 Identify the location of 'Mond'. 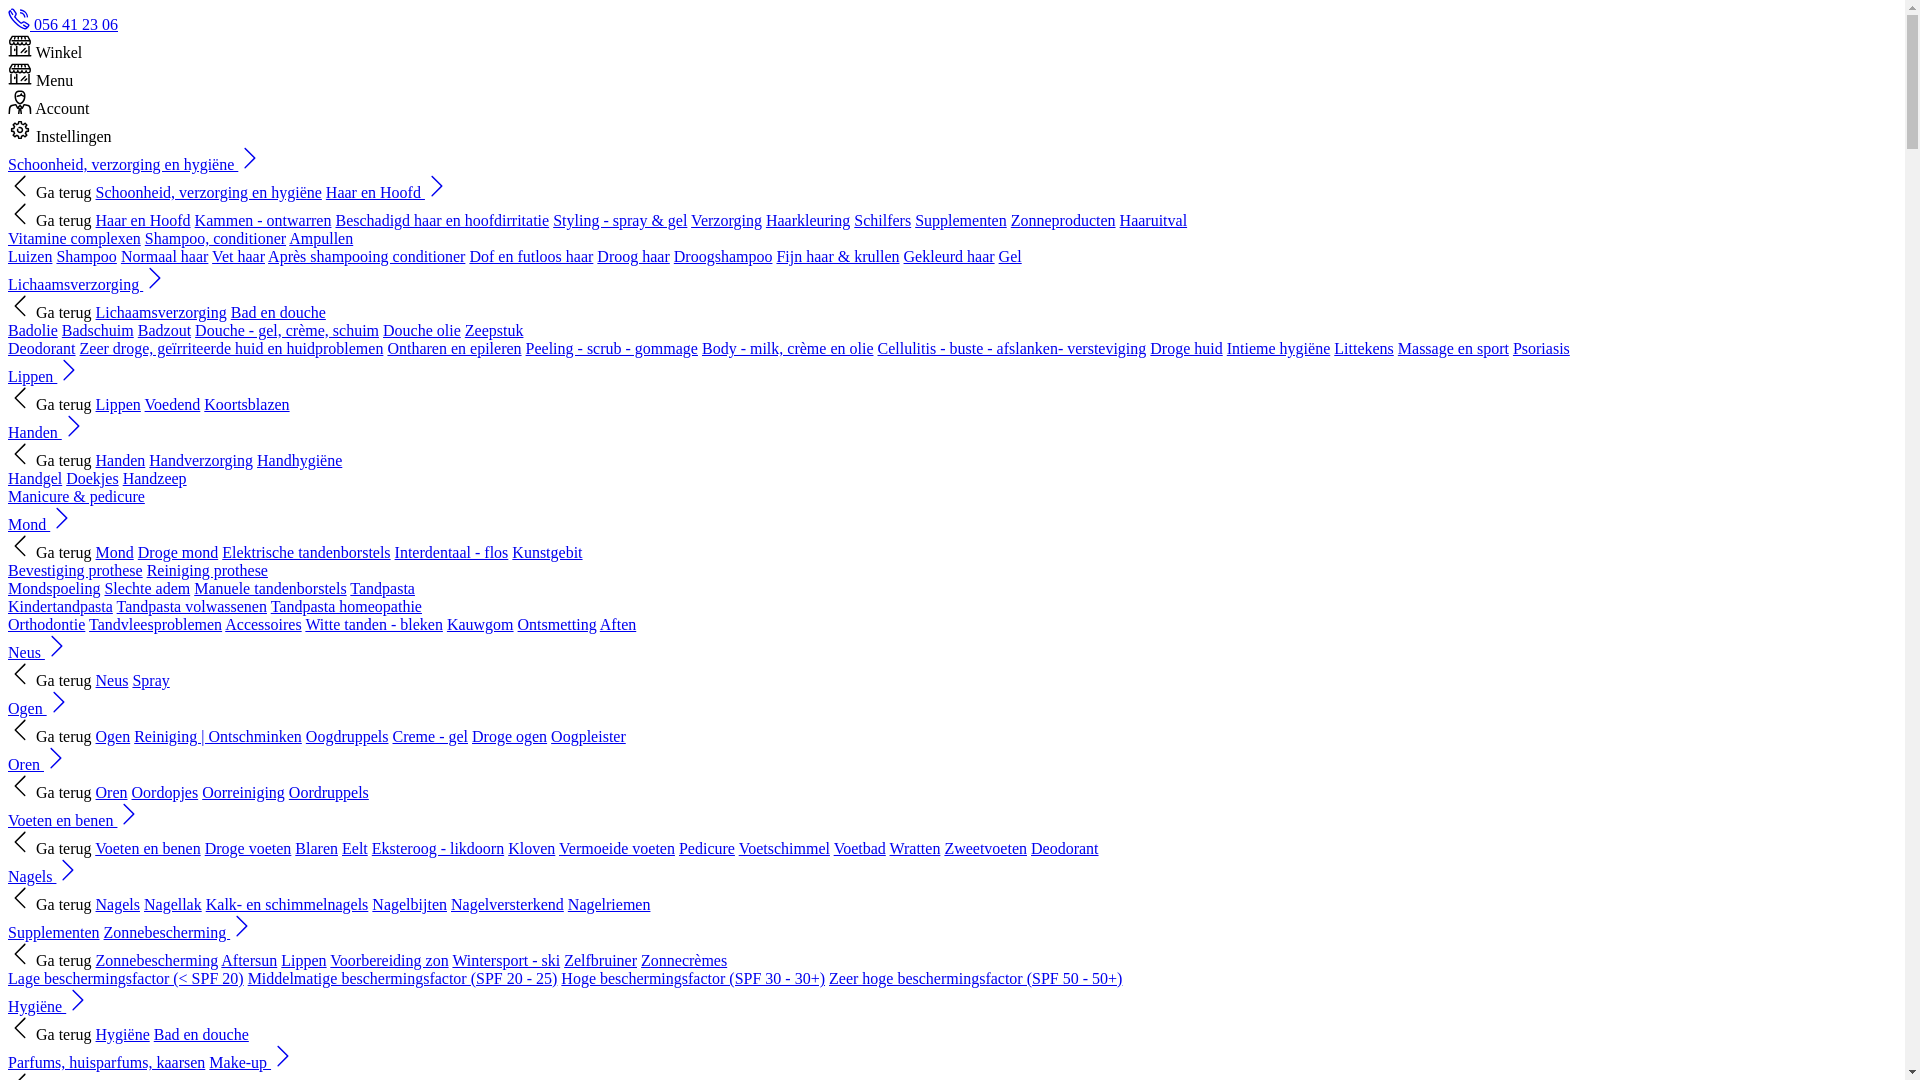
(41, 523).